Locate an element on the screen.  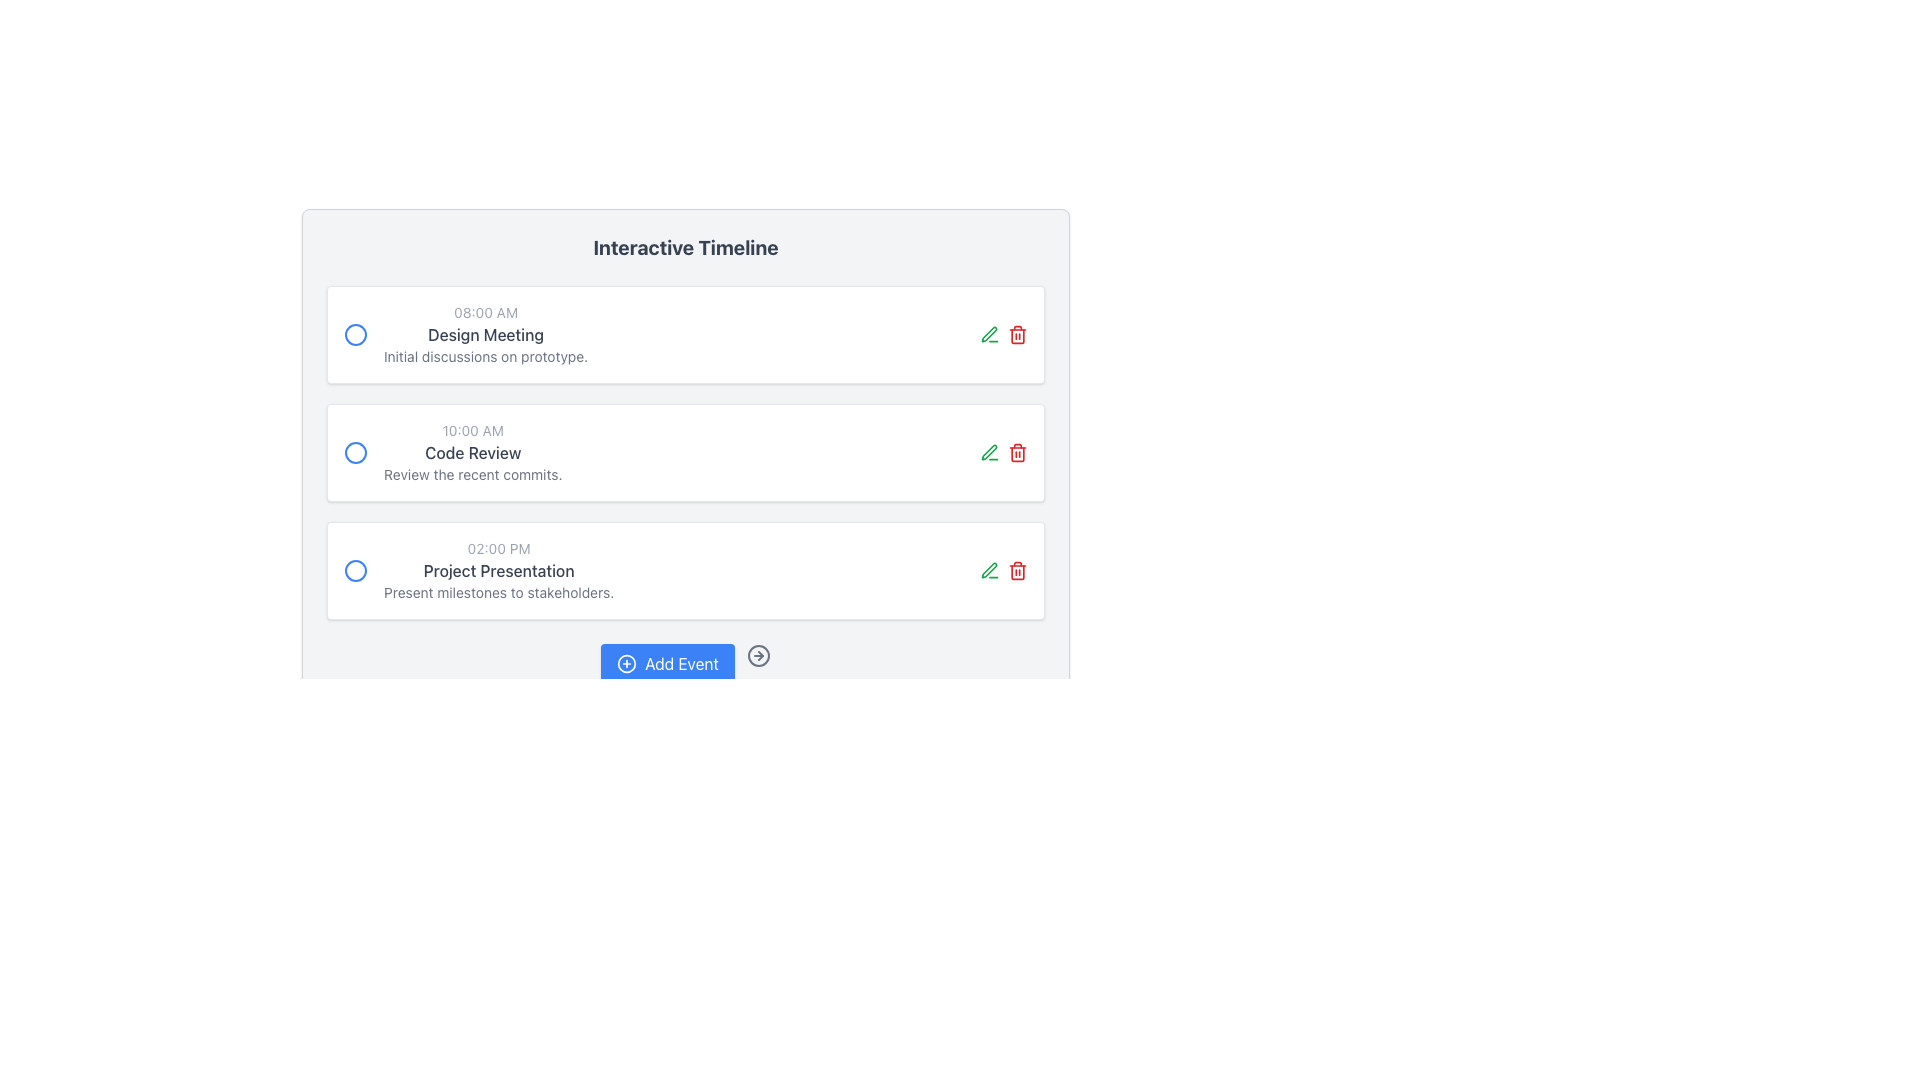
the blue circular icon with a hollow center that indicates selection, positioned at the start of the timeline entry for '08:00 AM' and 'Design Meeting' is located at coordinates (355, 334).